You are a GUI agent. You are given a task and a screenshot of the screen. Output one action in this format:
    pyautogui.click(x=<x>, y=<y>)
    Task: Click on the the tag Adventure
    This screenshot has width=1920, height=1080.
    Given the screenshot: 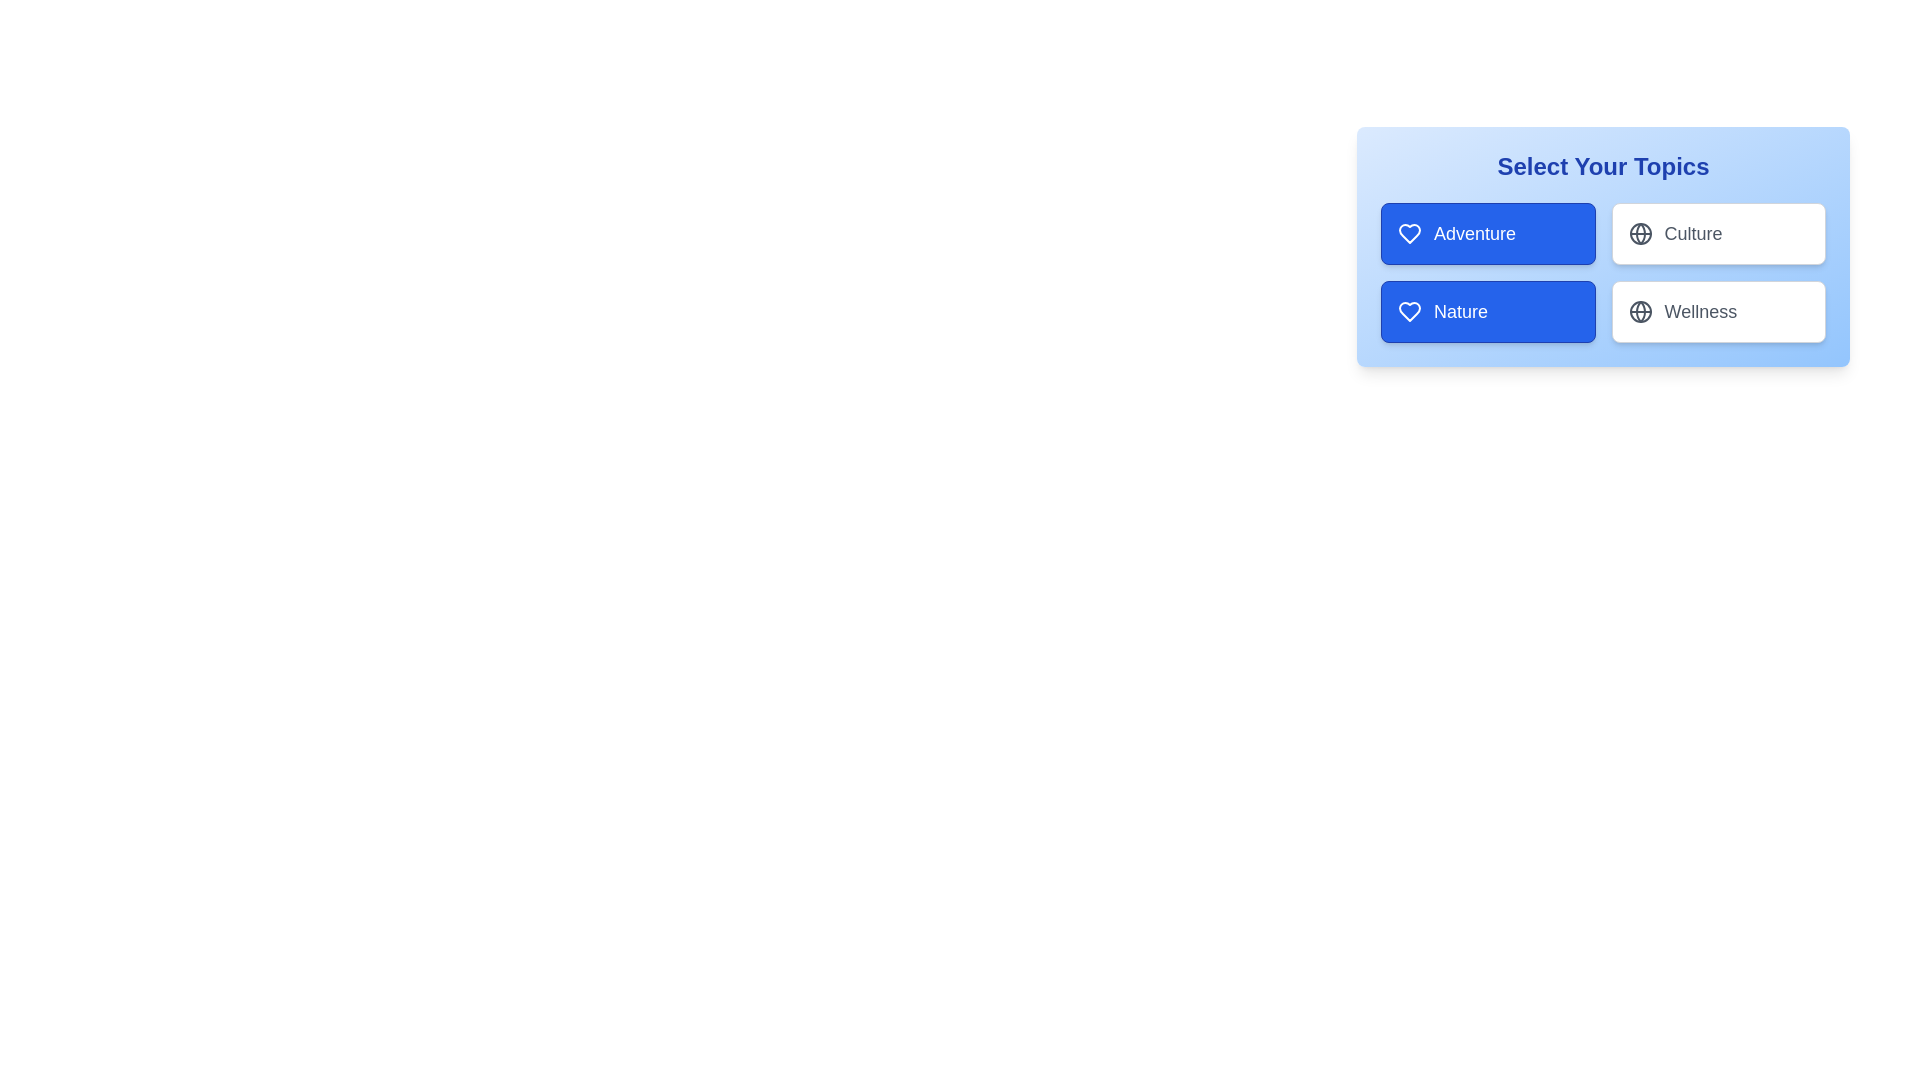 What is the action you would take?
    pyautogui.click(x=1488, y=233)
    